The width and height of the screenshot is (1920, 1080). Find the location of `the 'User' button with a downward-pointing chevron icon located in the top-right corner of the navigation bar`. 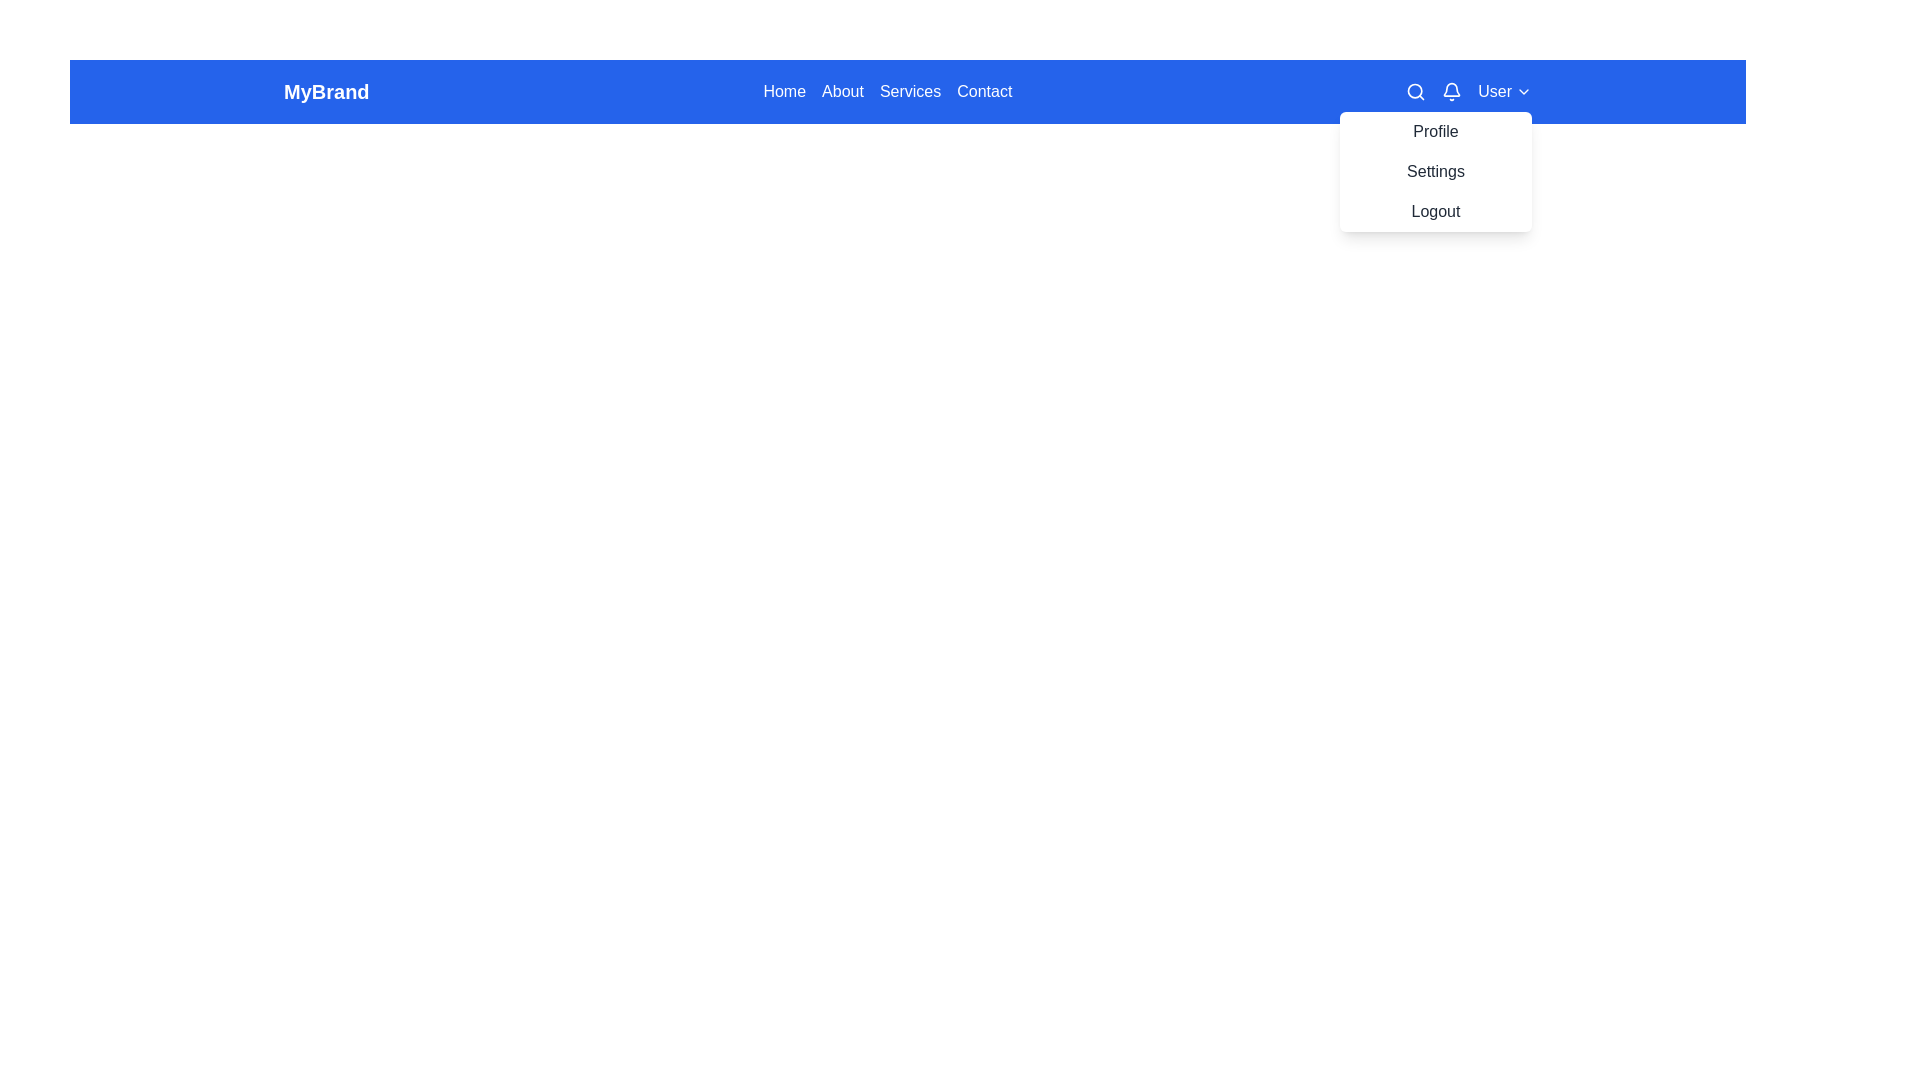

the 'User' button with a downward-pointing chevron icon located in the top-right corner of the navigation bar is located at coordinates (1469, 92).